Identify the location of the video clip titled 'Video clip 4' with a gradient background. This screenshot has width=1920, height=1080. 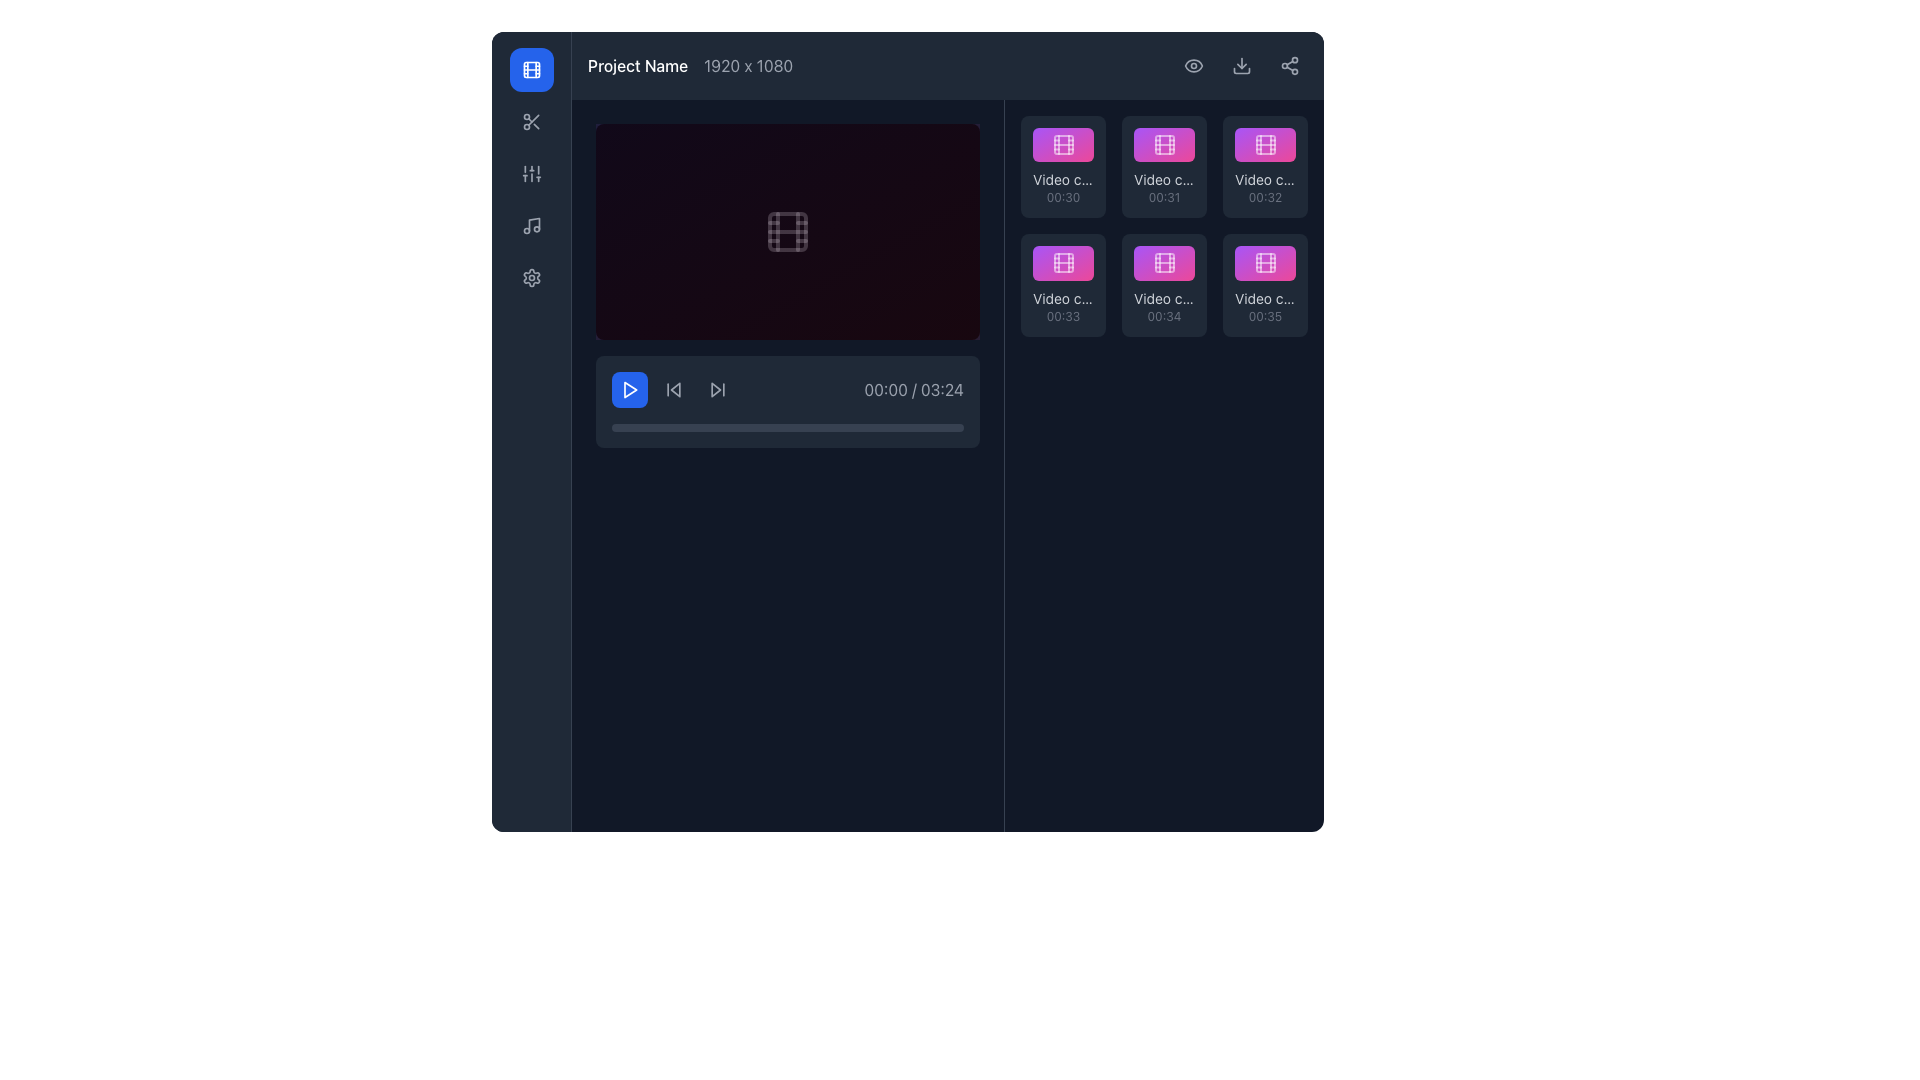
(1062, 262).